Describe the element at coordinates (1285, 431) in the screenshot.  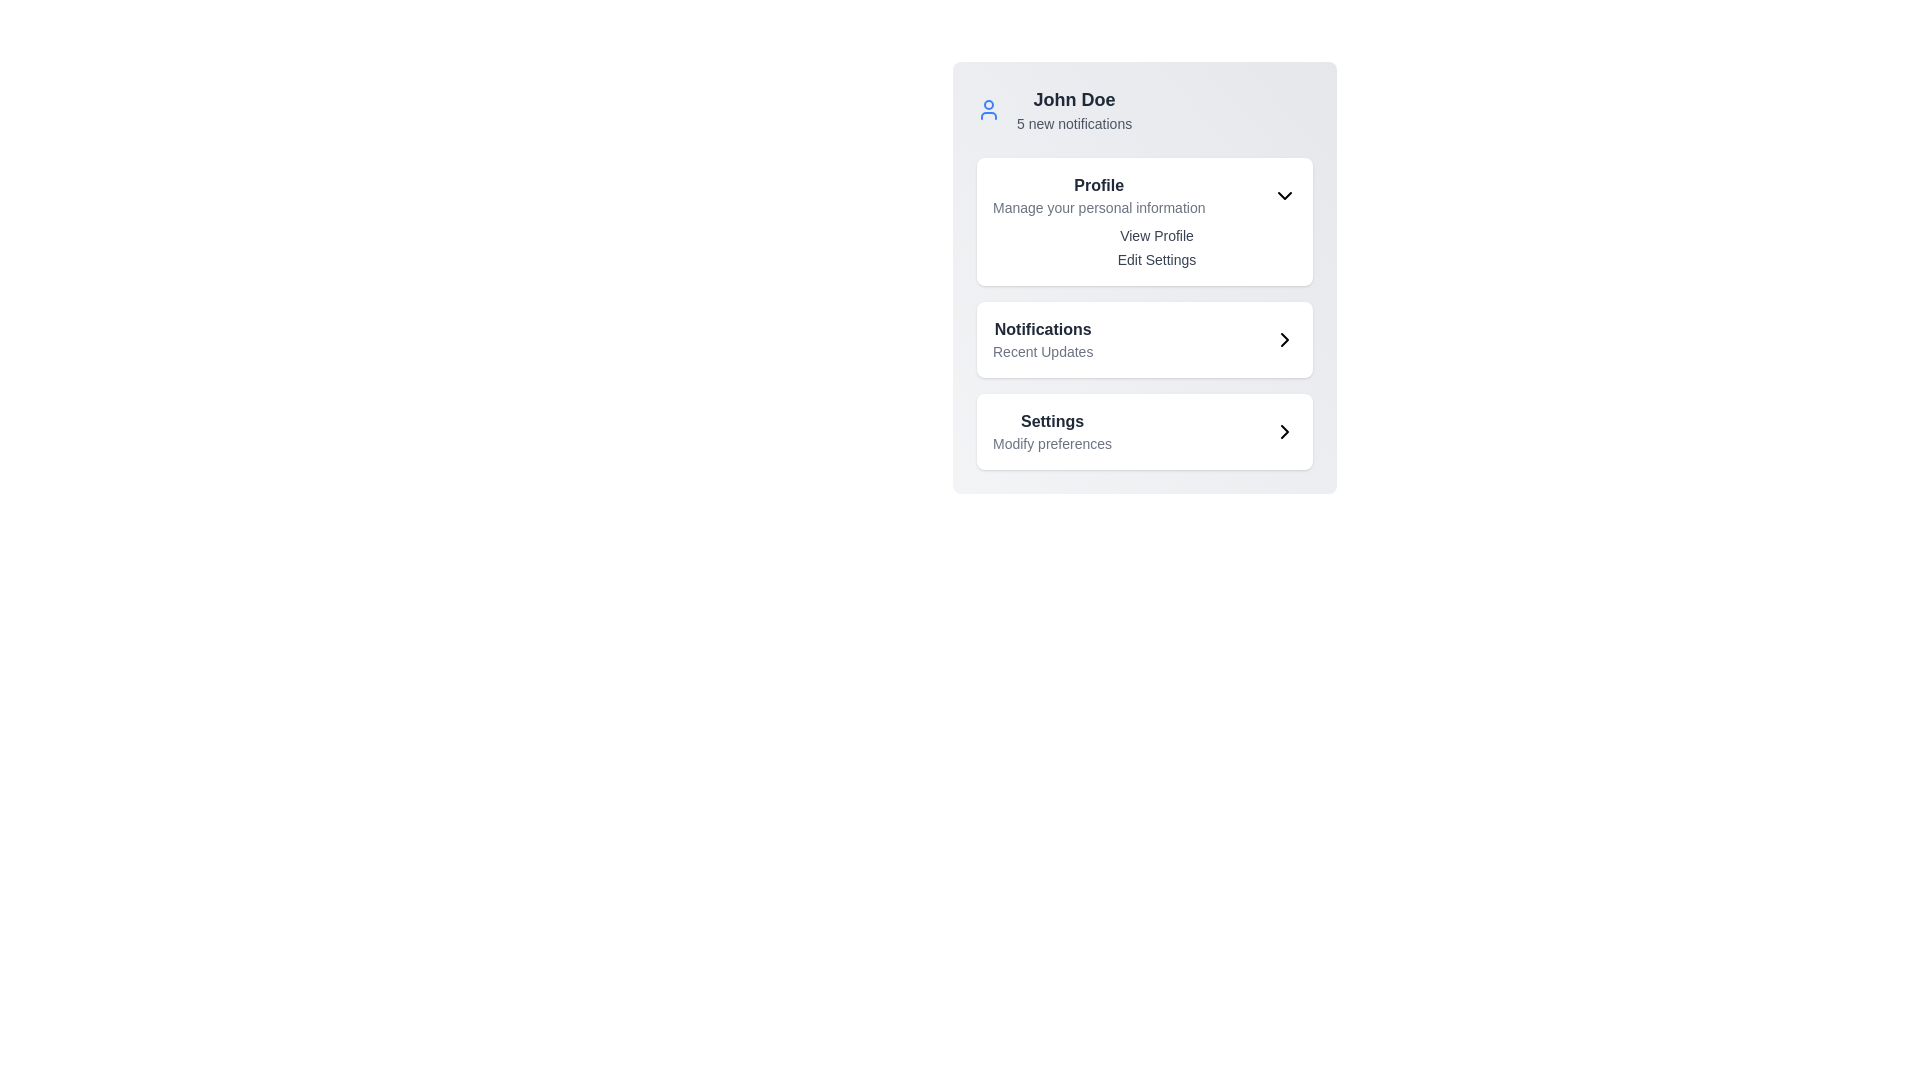
I see `the chevron icon located at the right end of the 'Settings' row next to 'Modify preferences'` at that location.